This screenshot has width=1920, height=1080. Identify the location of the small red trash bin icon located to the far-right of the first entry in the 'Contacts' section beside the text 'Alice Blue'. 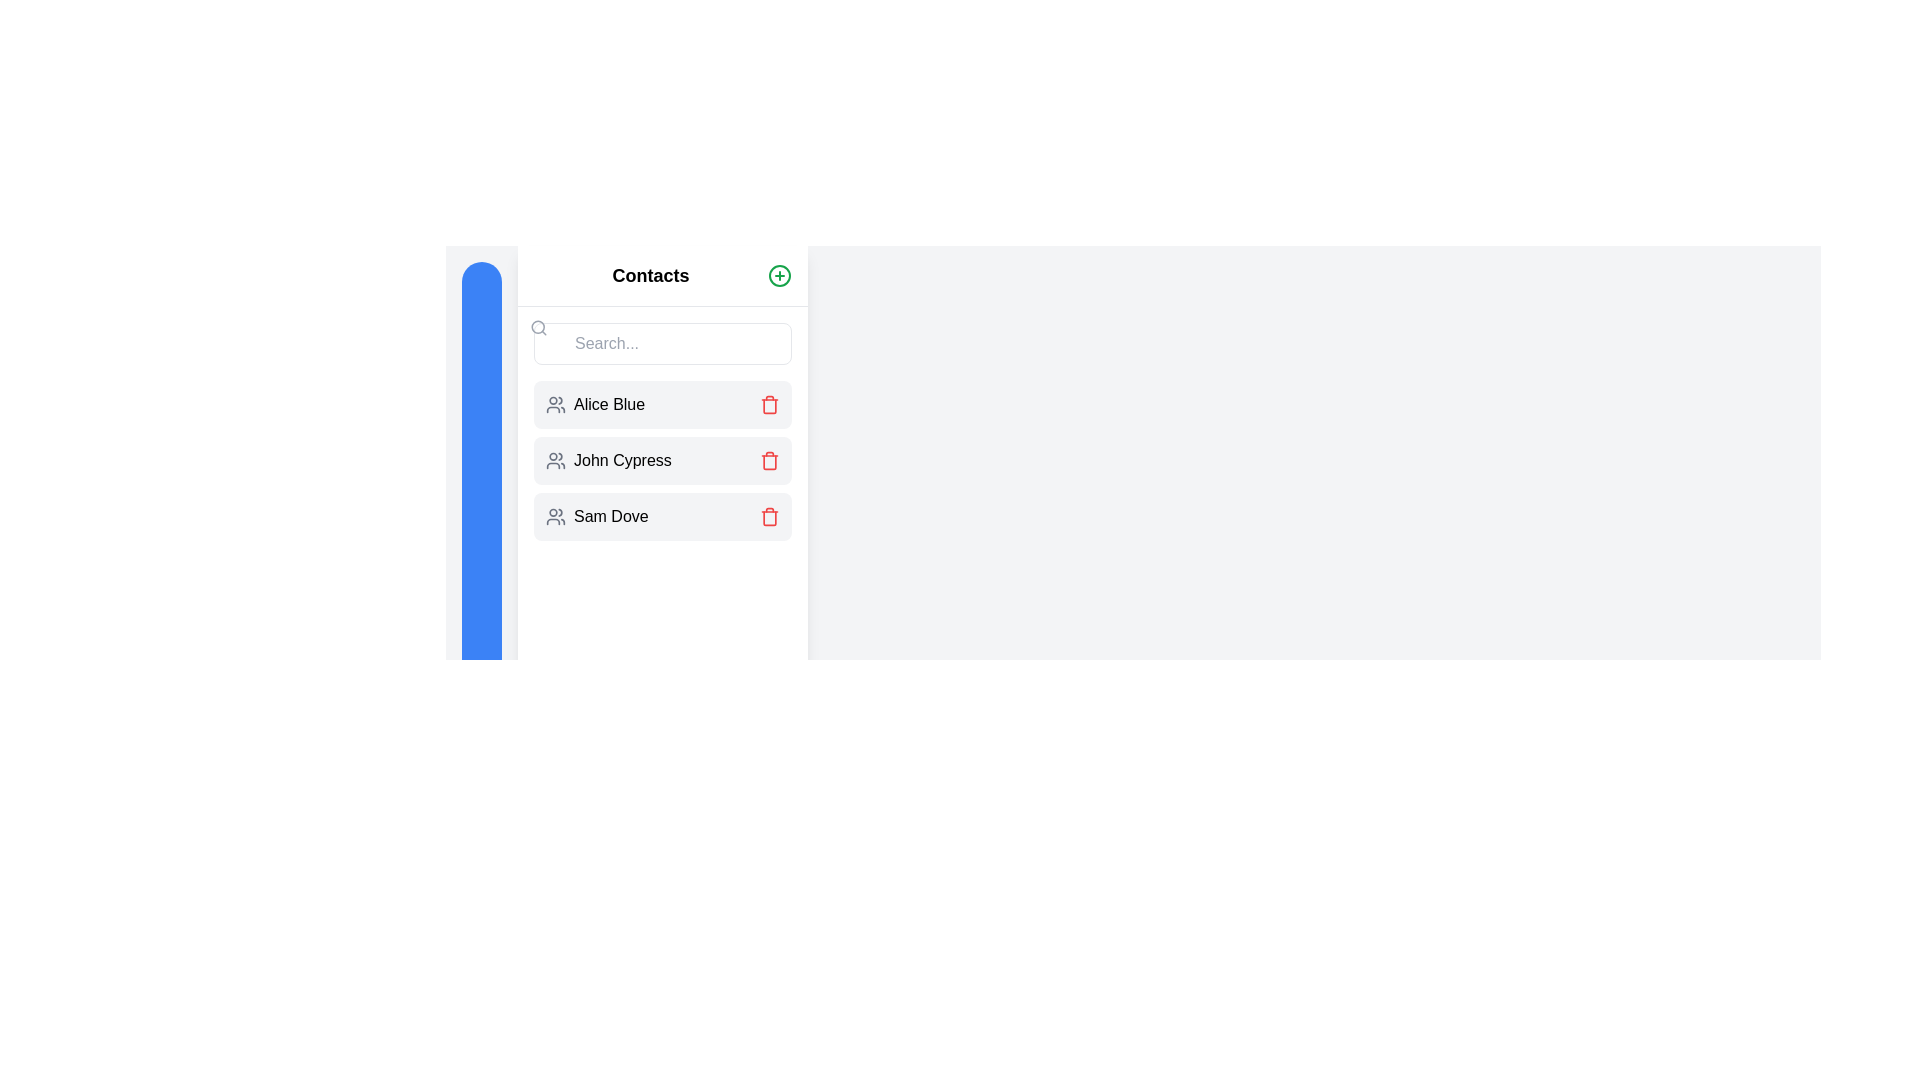
(768, 405).